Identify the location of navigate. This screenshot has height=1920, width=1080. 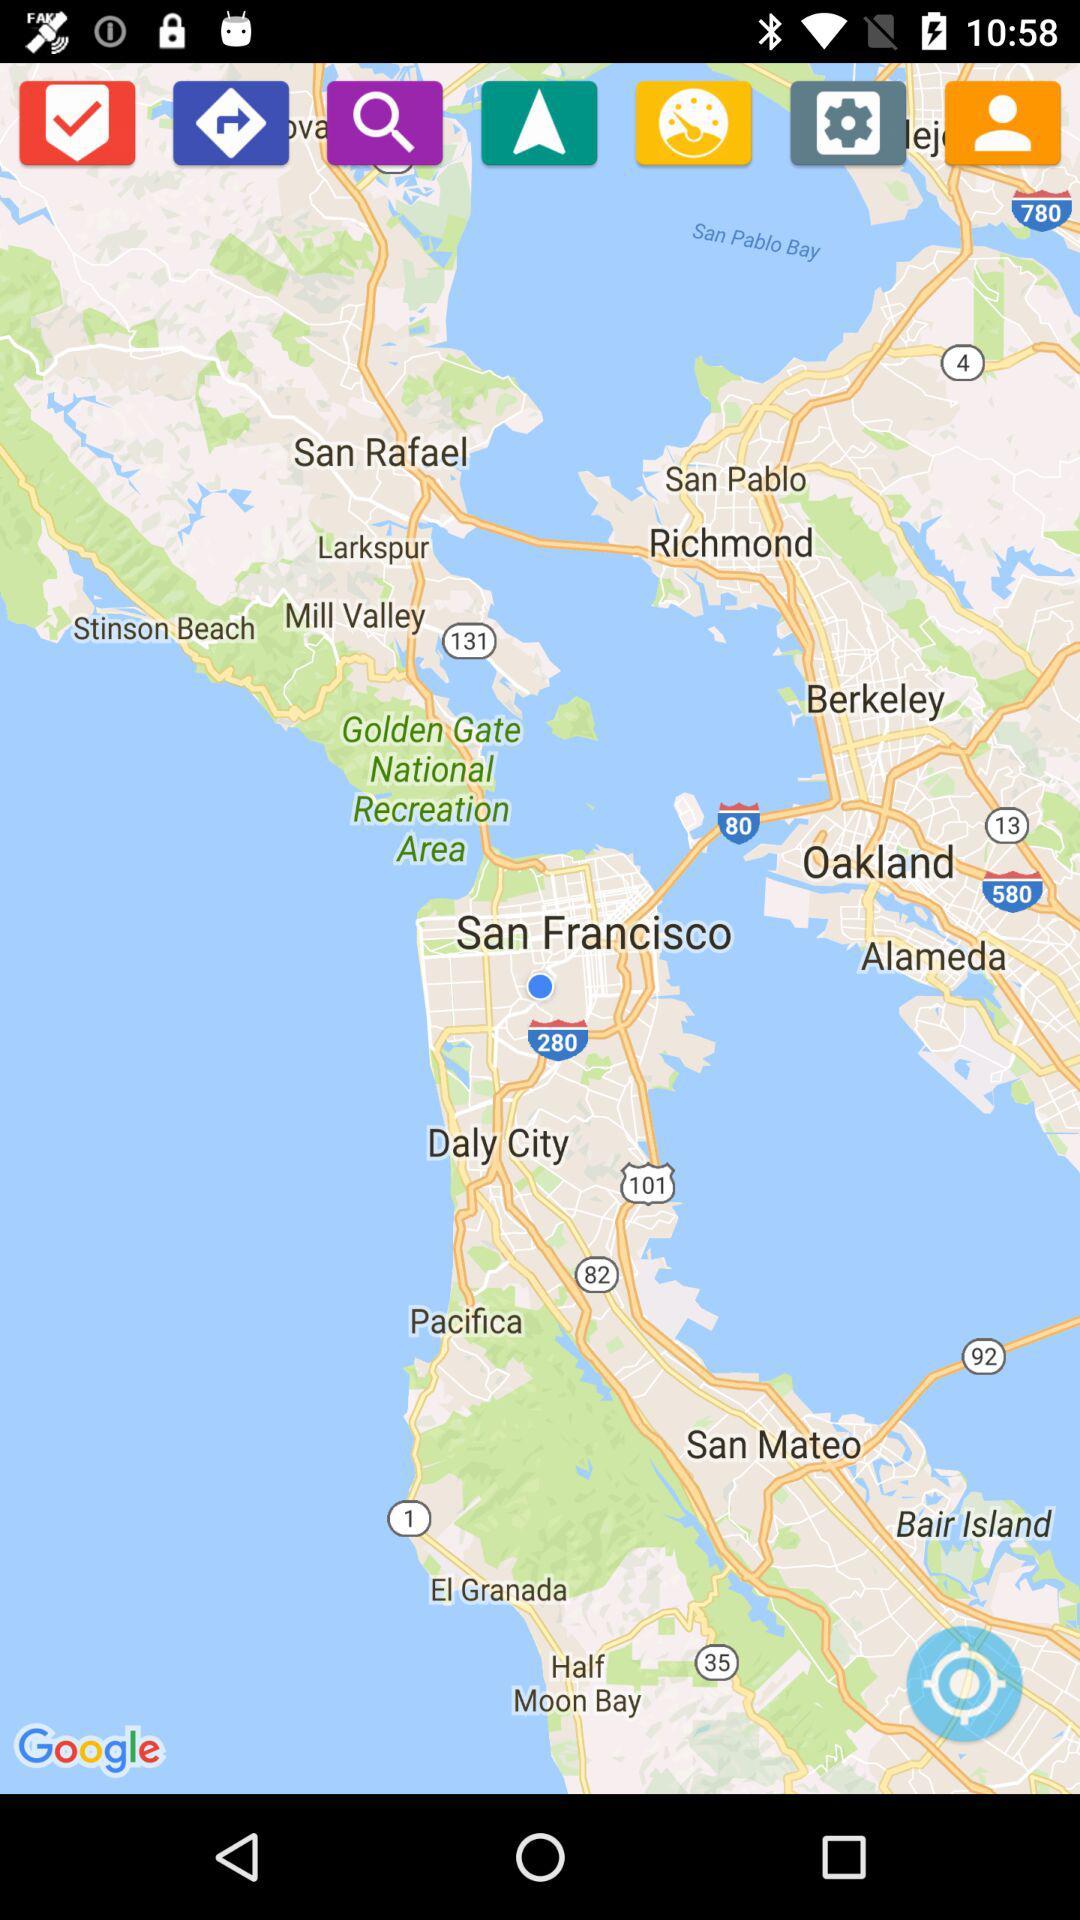
(538, 121).